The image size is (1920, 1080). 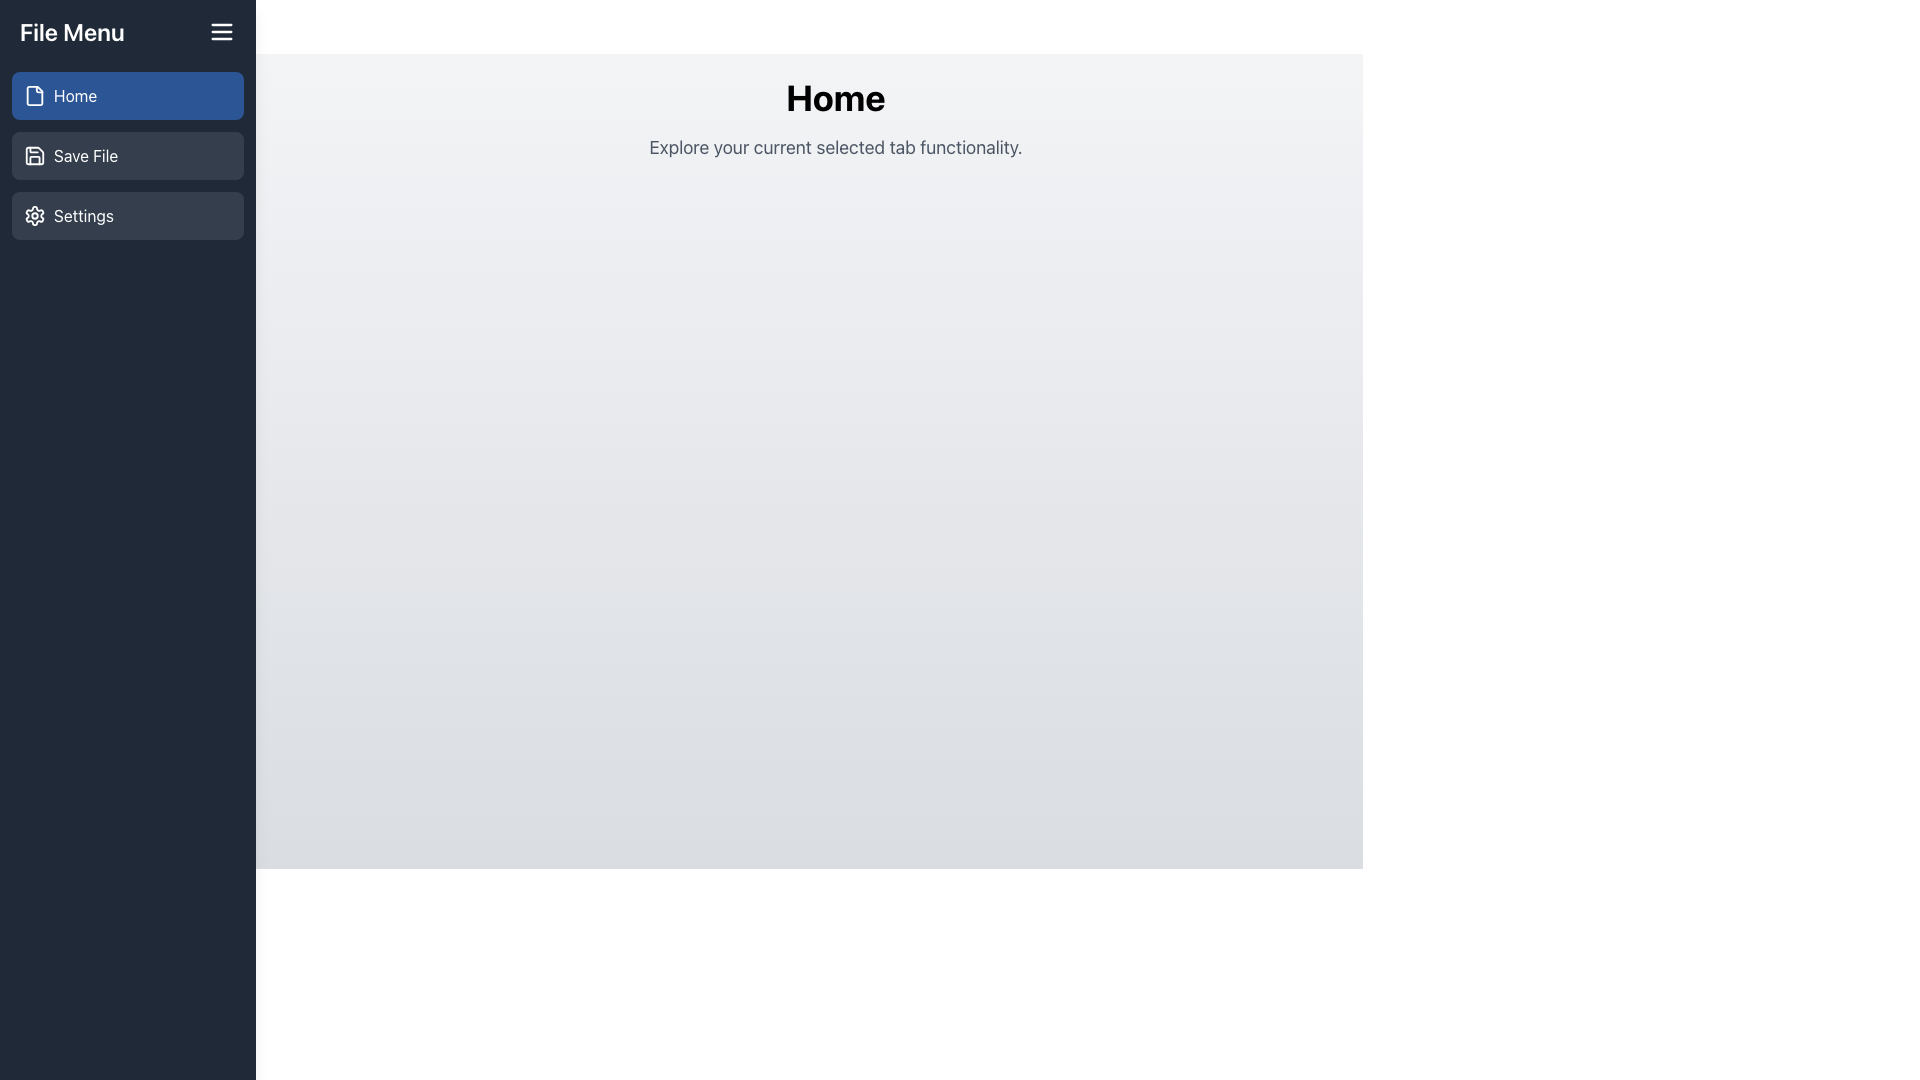 What do you see at coordinates (34, 96) in the screenshot?
I see `the 'Home' icon located` at bounding box center [34, 96].